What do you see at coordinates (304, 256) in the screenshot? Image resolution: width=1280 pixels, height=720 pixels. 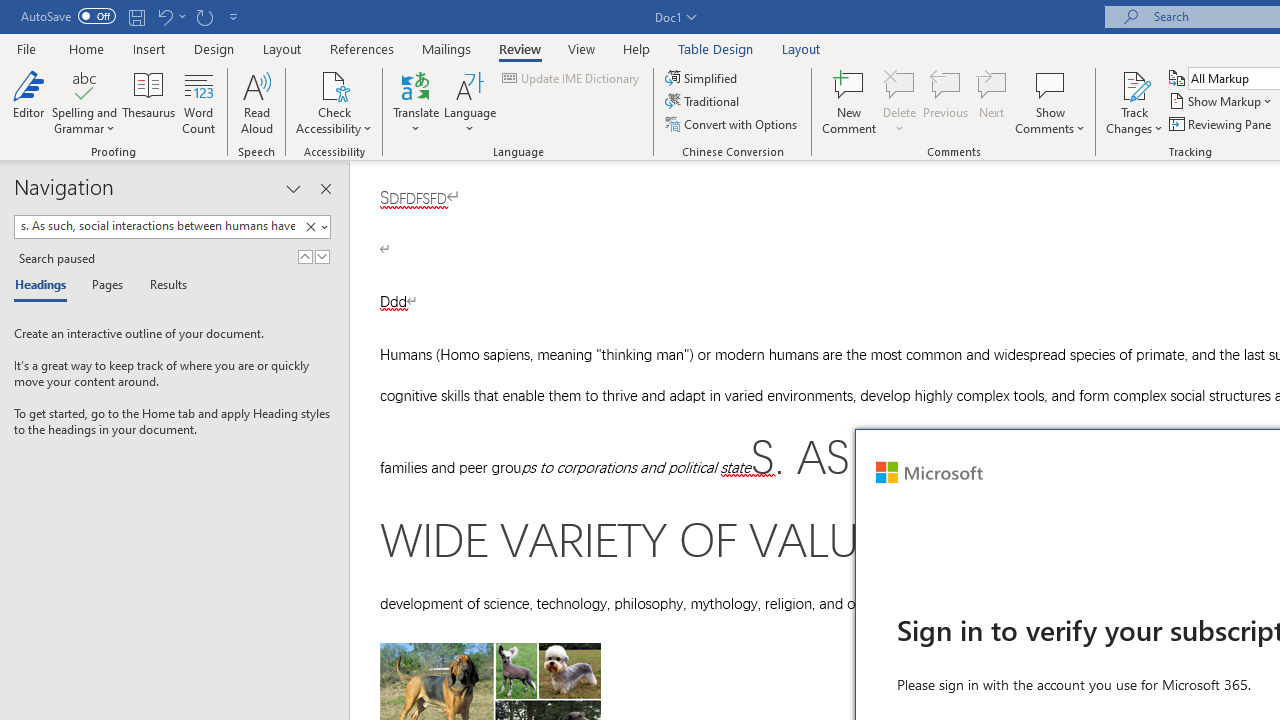 I see `'Previous Result'` at bounding box center [304, 256].